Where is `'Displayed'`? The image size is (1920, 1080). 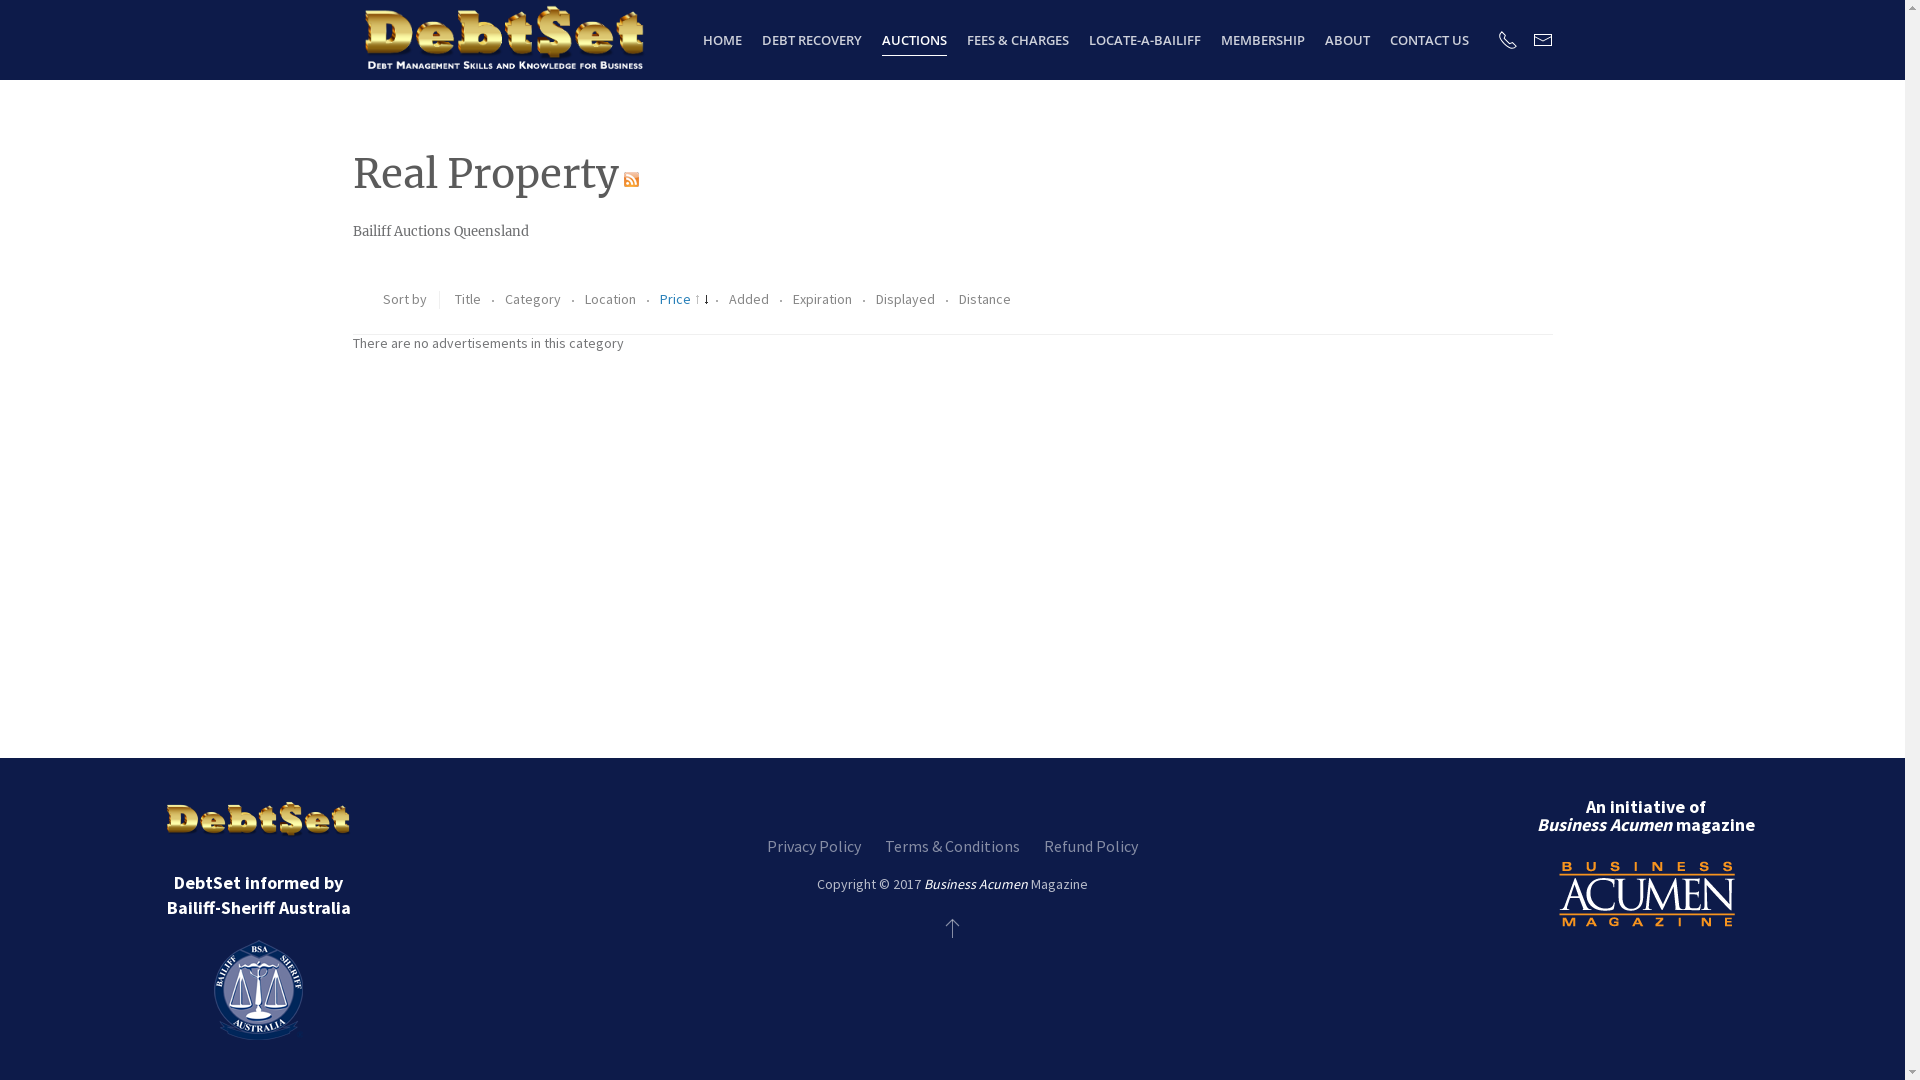 'Displayed' is located at coordinates (906, 299).